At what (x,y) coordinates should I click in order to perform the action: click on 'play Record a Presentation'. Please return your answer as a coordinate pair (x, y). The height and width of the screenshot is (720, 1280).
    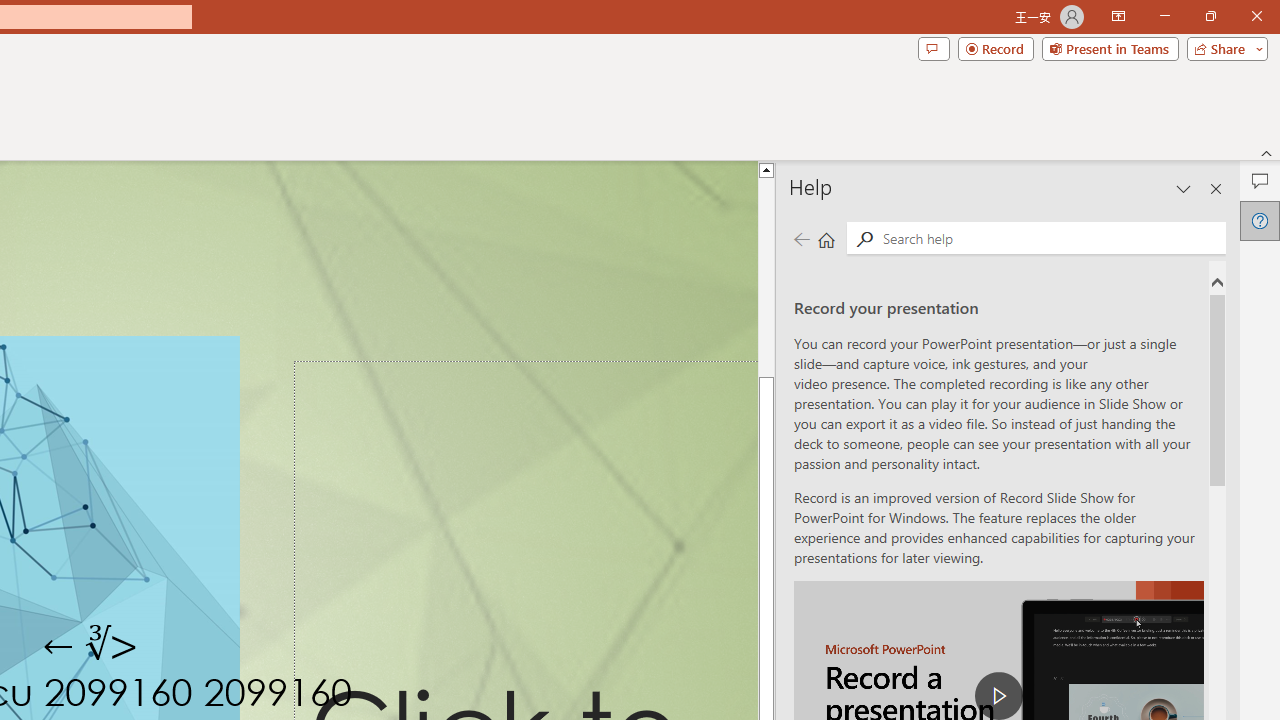
    Looking at the image, I should click on (999, 694).